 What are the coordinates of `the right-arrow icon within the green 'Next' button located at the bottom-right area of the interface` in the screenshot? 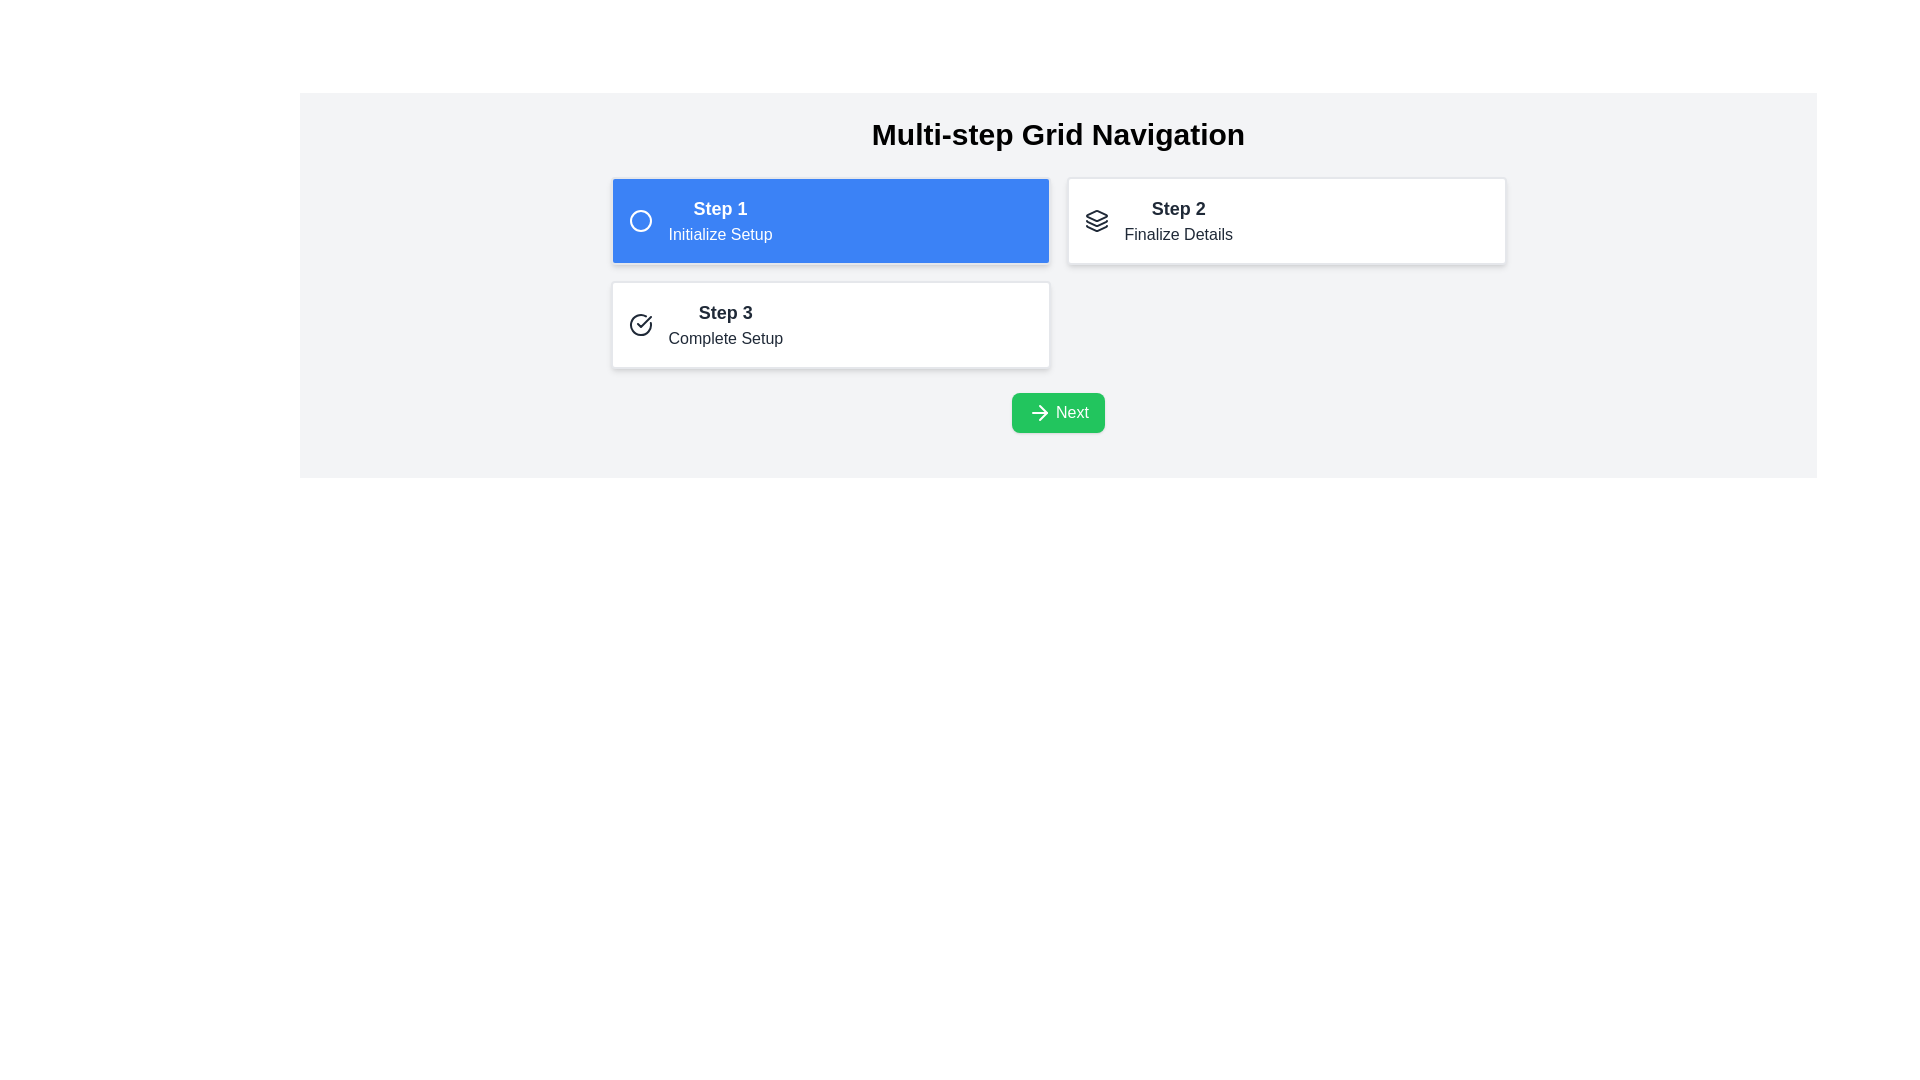 It's located at (1040, 411).